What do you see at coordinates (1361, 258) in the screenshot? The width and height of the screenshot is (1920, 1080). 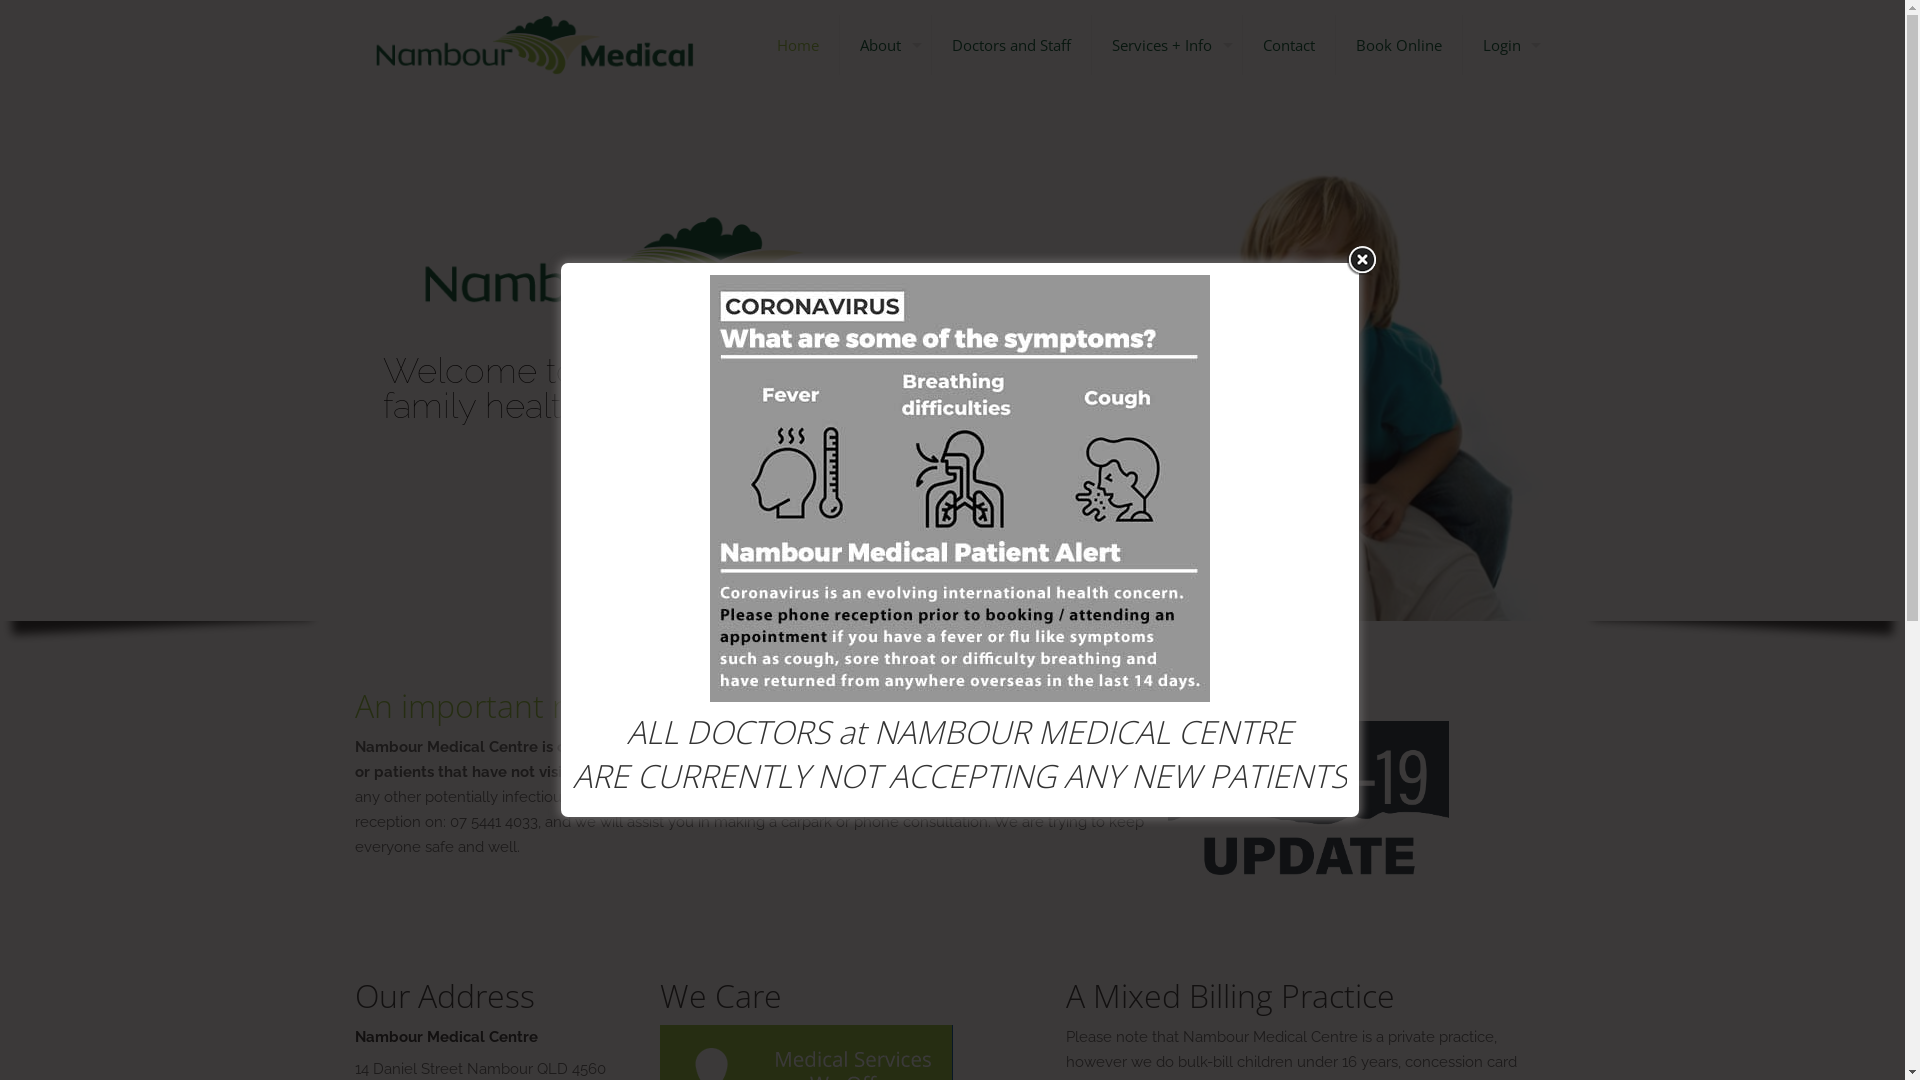 I see `'Close'` at bounding box center [1361, 258].